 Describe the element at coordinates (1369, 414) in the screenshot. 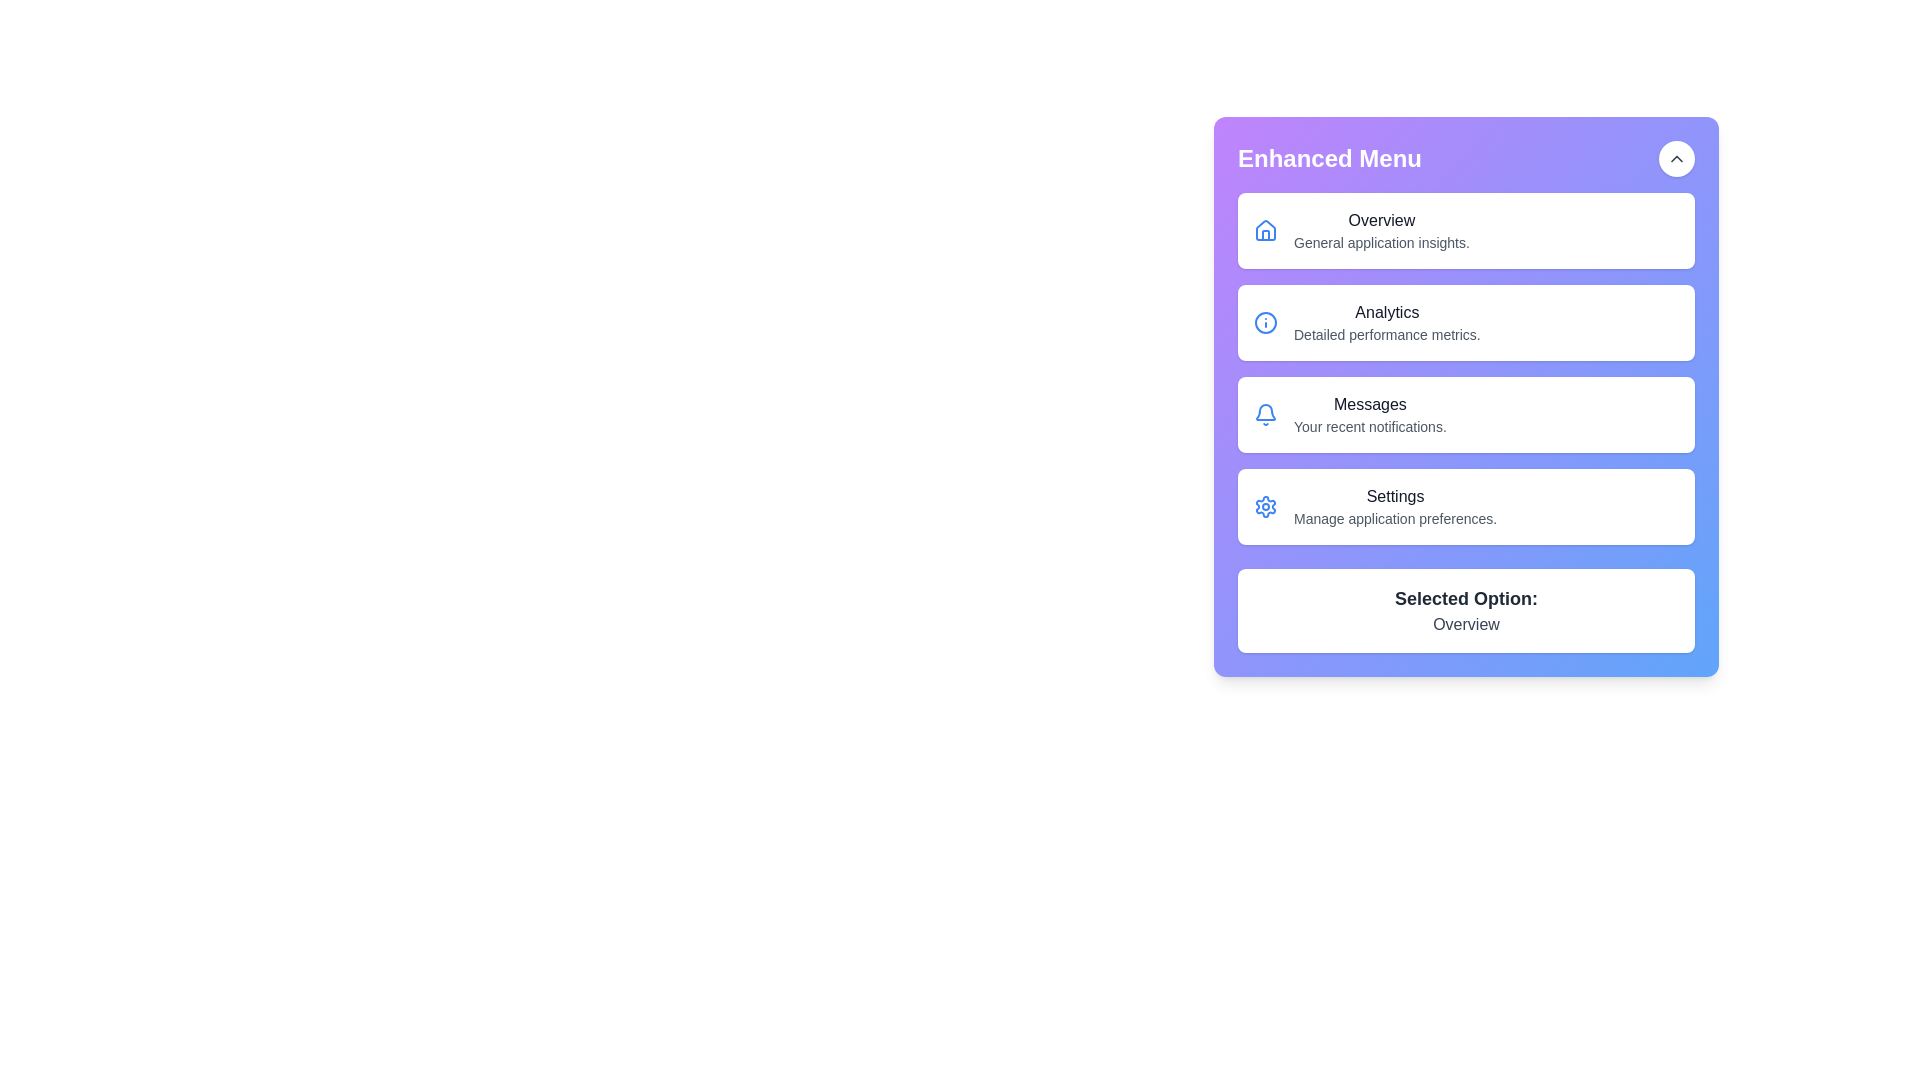

I see `text from the 'Messages' text label which includes the title 'Messages' and the description 'Your recent notifications.'` at that location.